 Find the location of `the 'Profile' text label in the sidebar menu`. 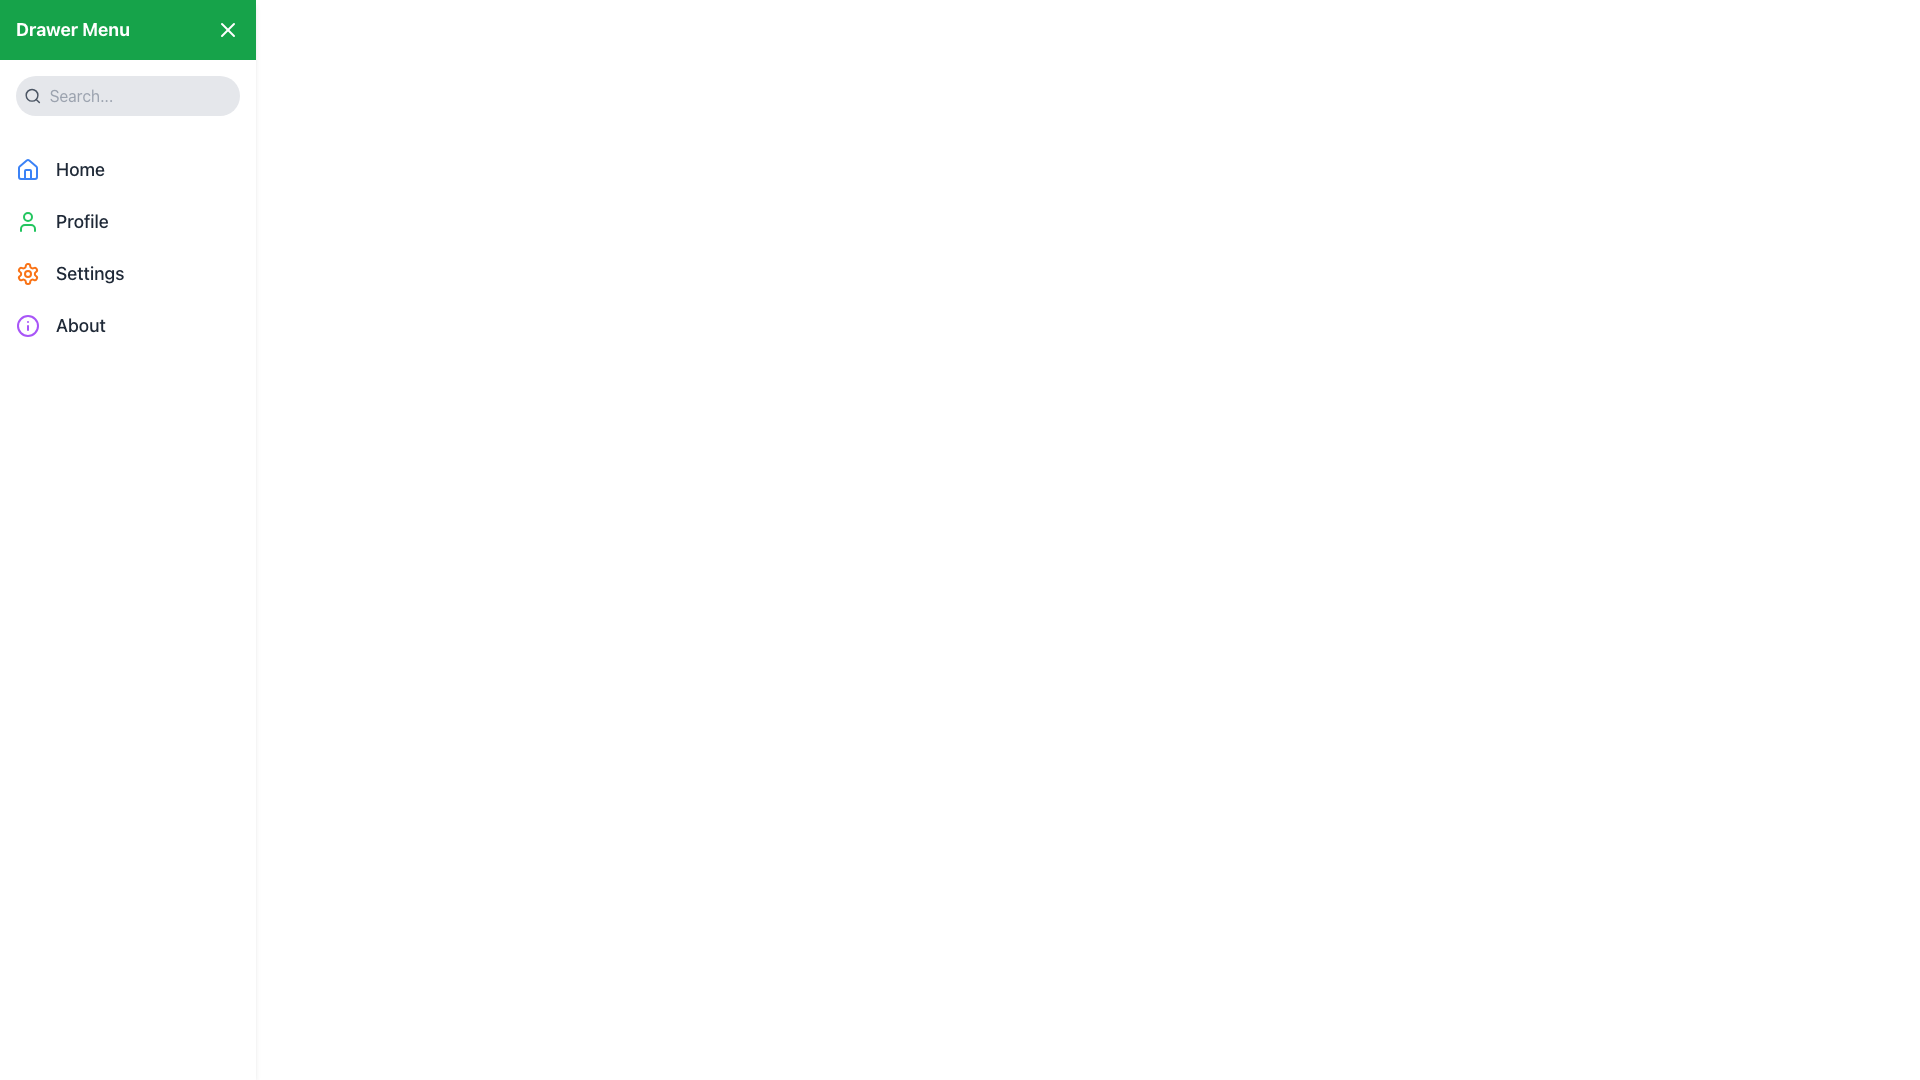

the 'Profile' text label in the sidebar menu is located at coordinates (81, 222).